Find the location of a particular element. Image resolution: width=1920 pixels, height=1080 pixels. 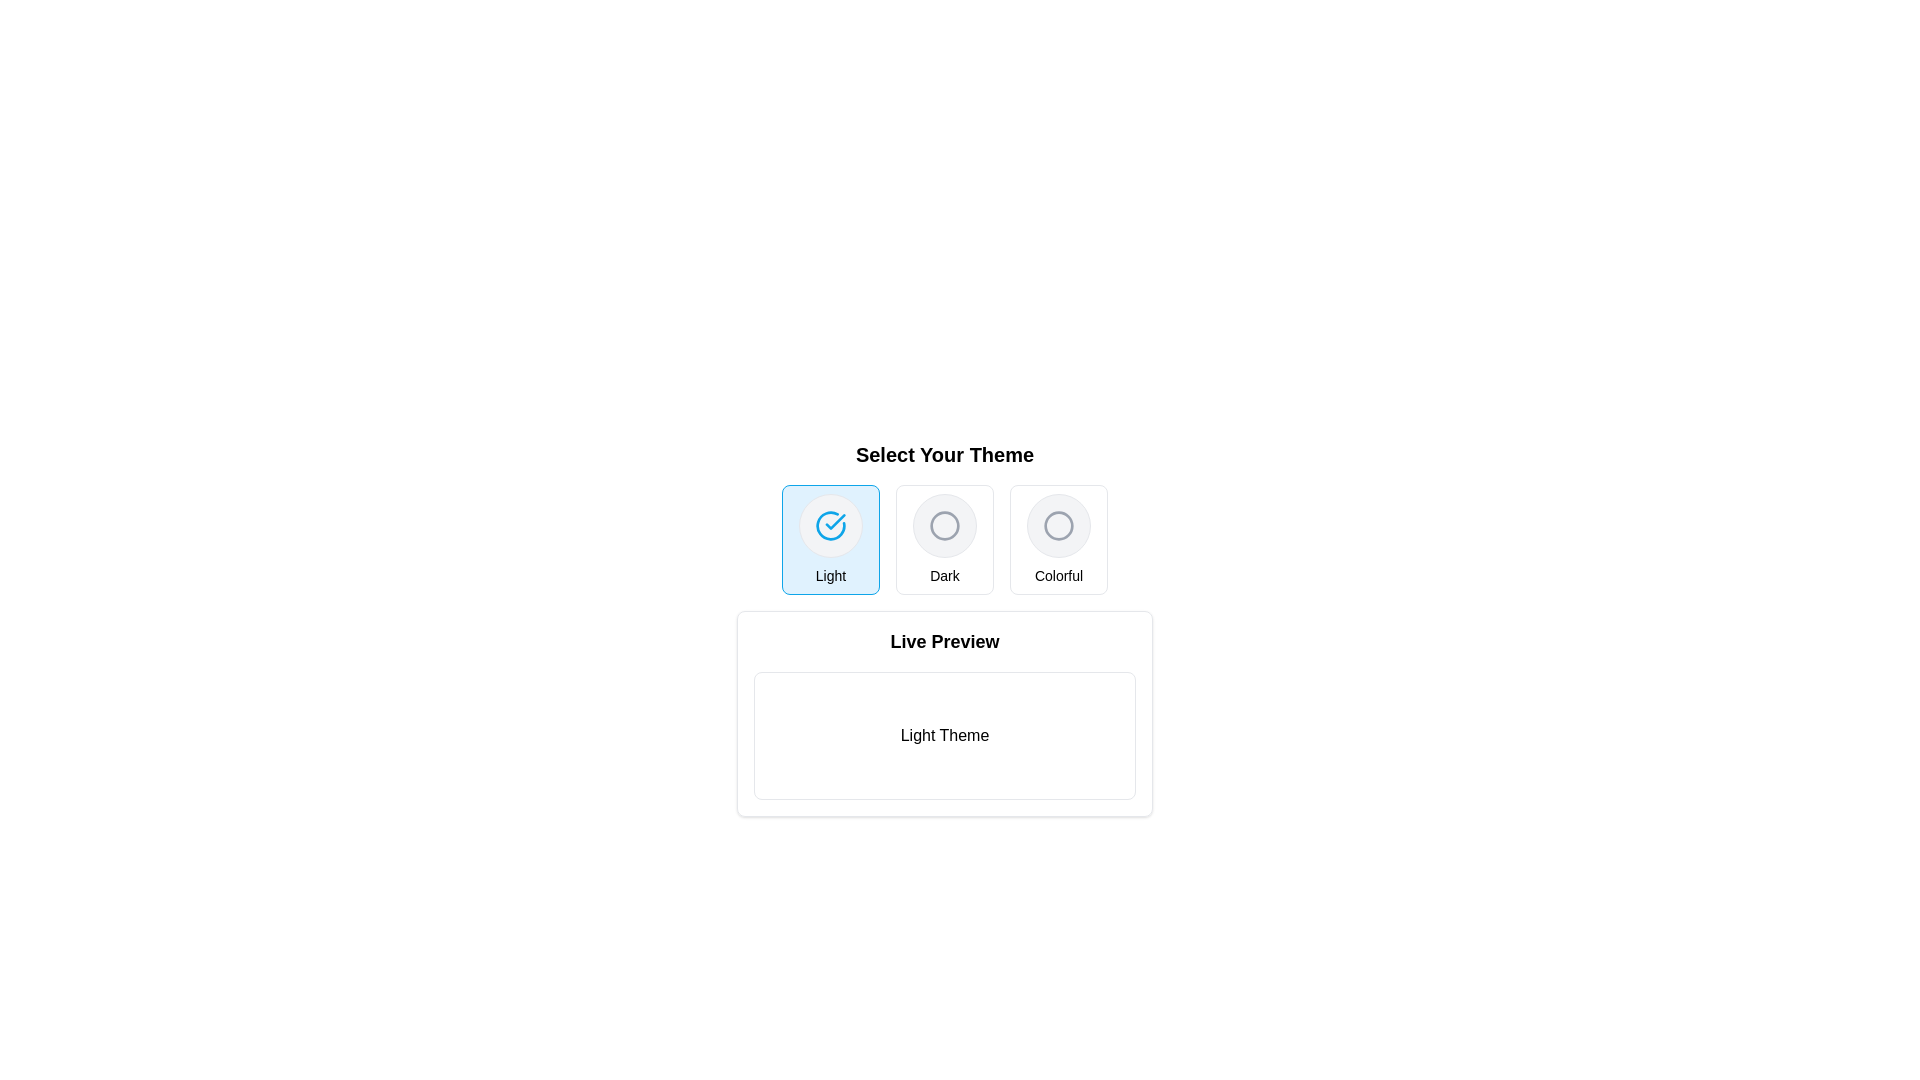

the Label containing the text 'Light Theme', which is located below the title 'Live Preview' and has a rectangular shape with rounded corners is located at coordinates (944, 736).